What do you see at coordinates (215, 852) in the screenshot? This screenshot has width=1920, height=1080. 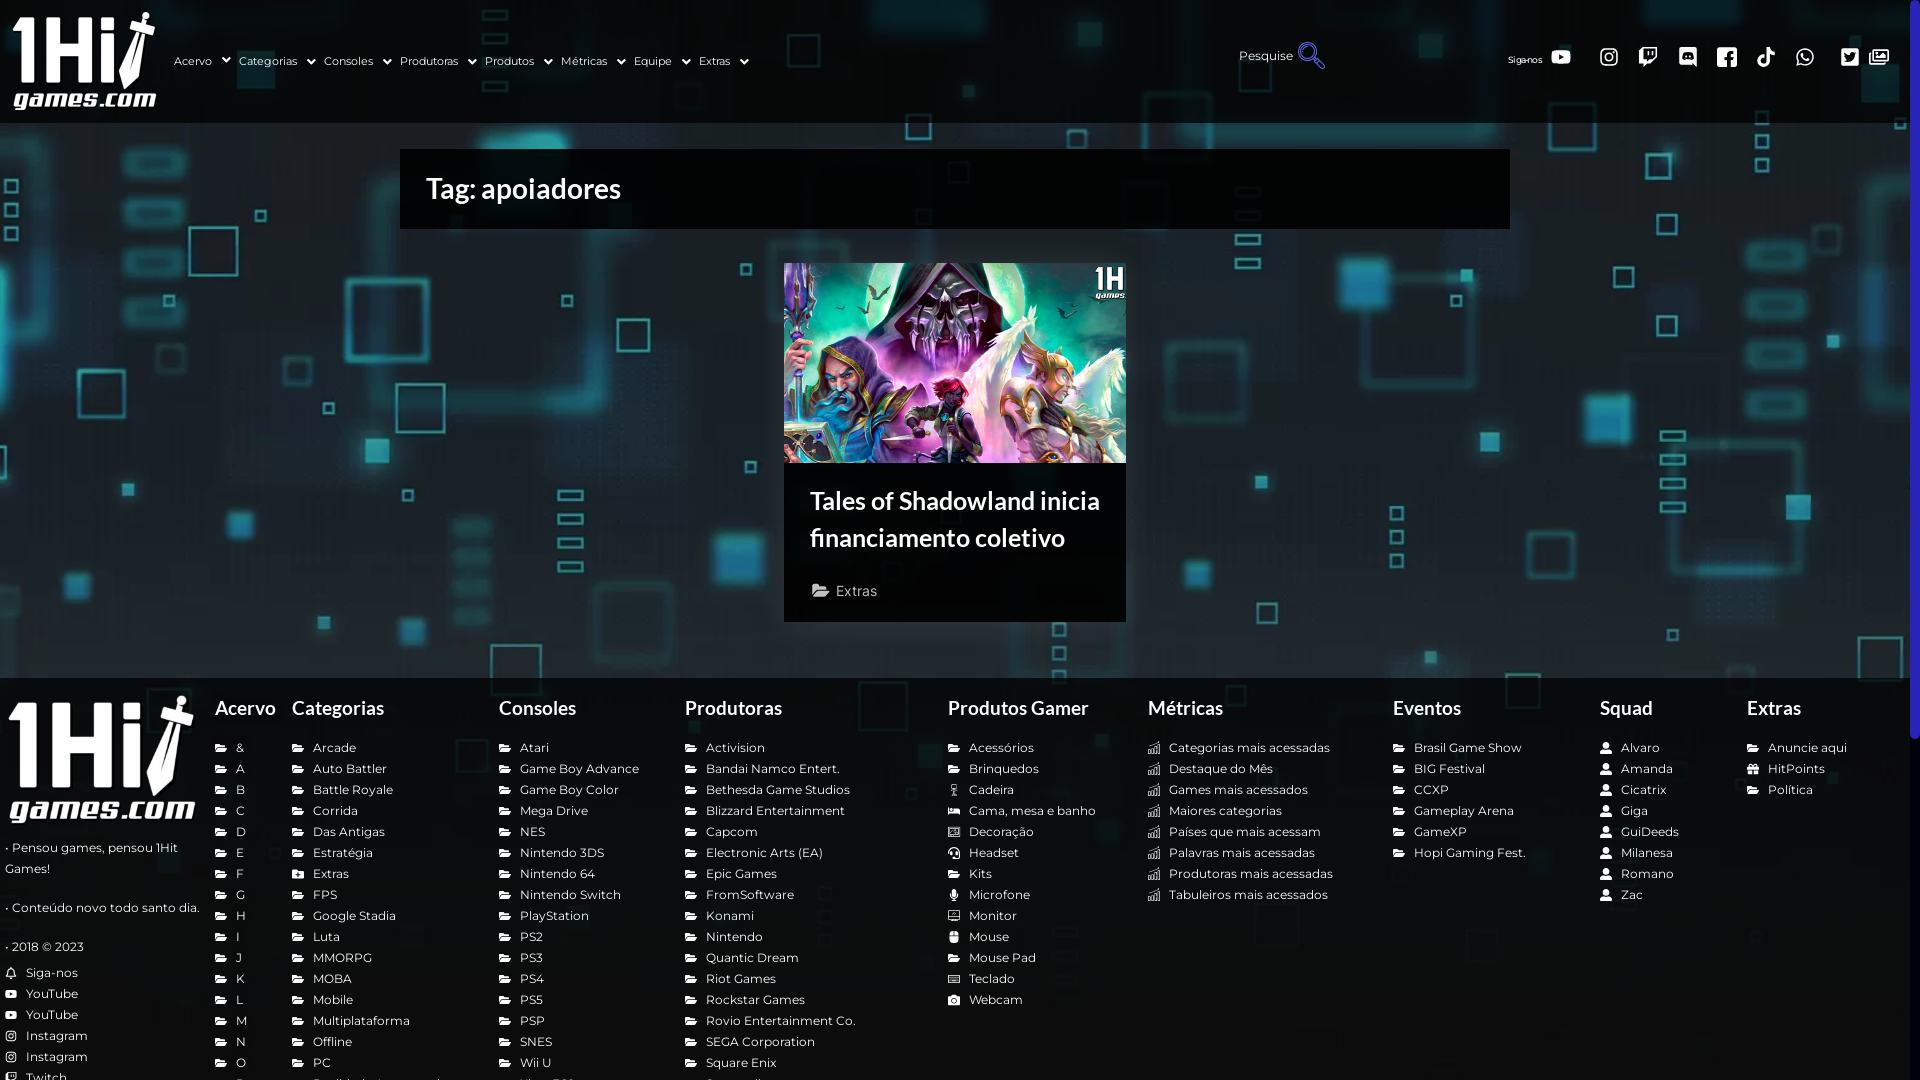 I see `'E'` at bounding box center [215, 852].